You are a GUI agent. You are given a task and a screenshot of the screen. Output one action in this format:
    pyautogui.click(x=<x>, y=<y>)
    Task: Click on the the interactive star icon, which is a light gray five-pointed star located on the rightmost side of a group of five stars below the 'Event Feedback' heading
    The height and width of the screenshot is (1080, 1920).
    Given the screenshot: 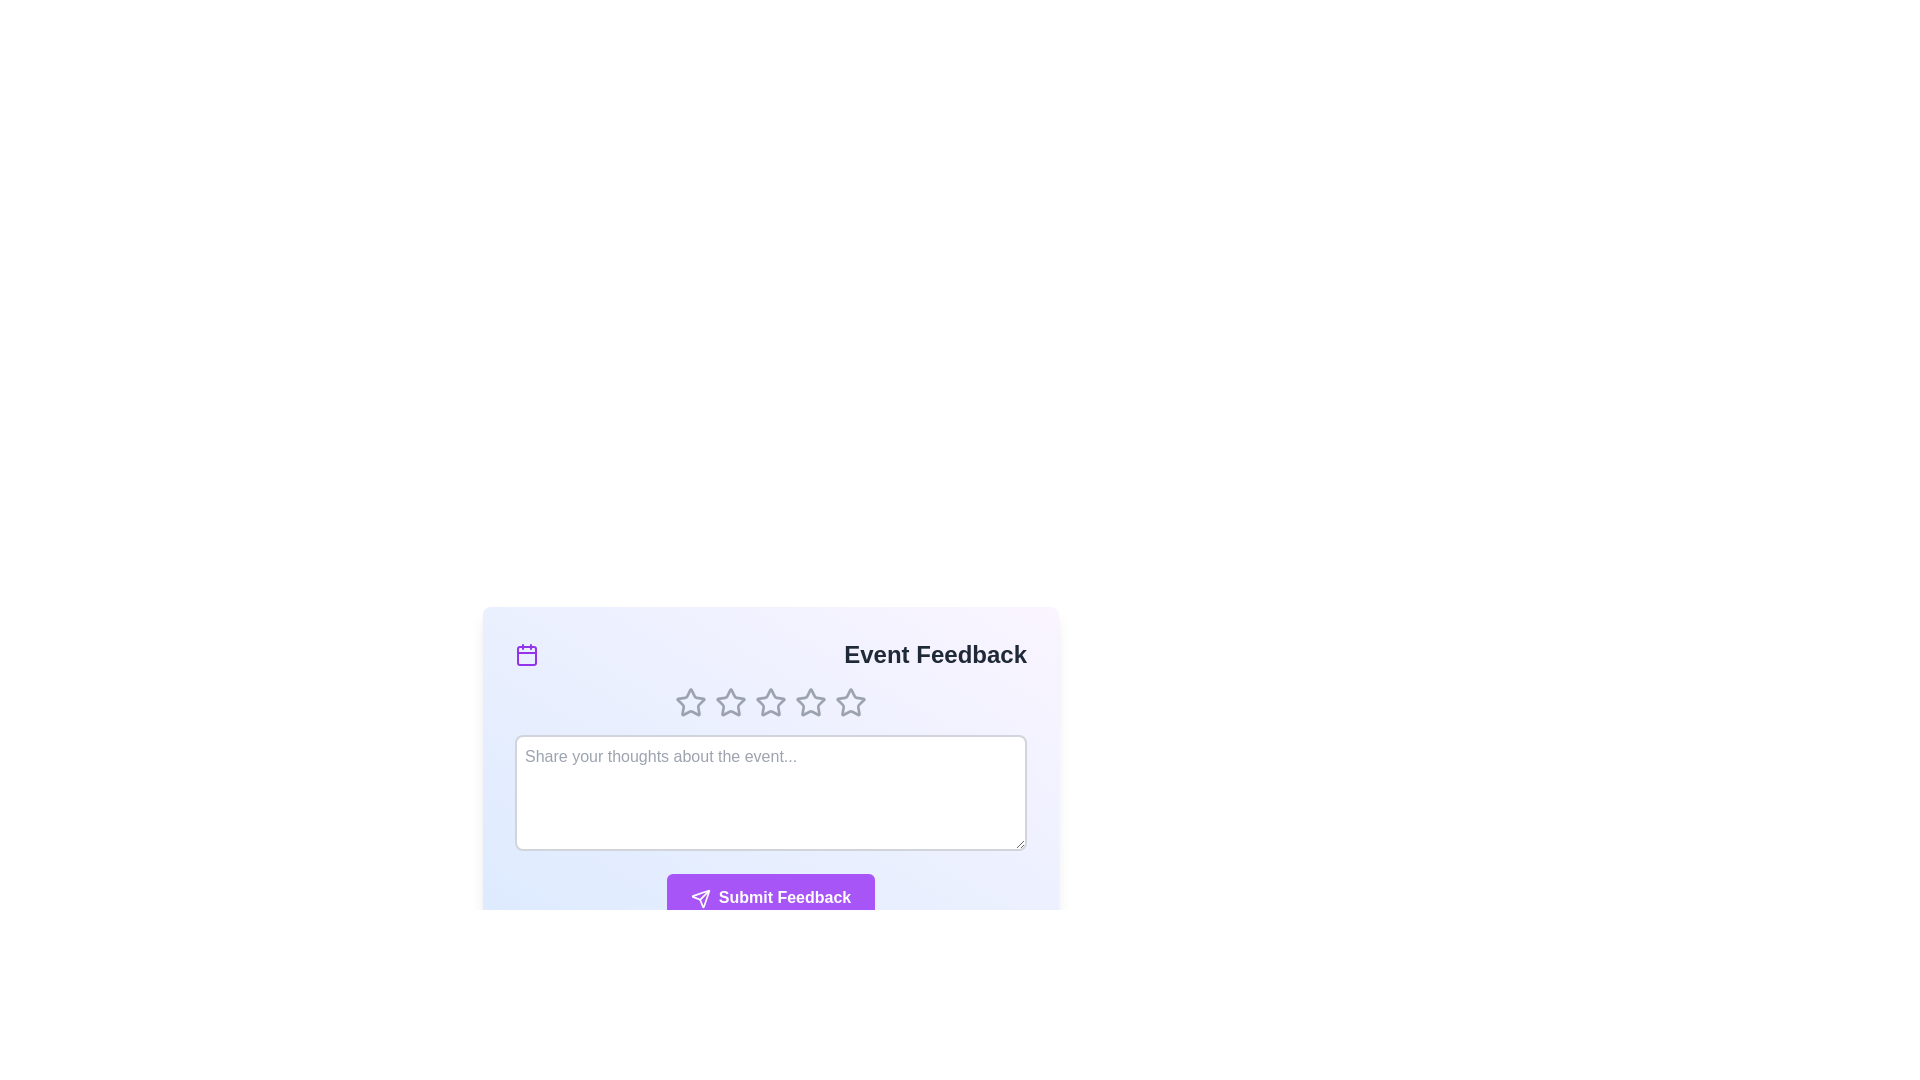 What is the action you would take?
    pyautogui.click(x=850, y=701)
    